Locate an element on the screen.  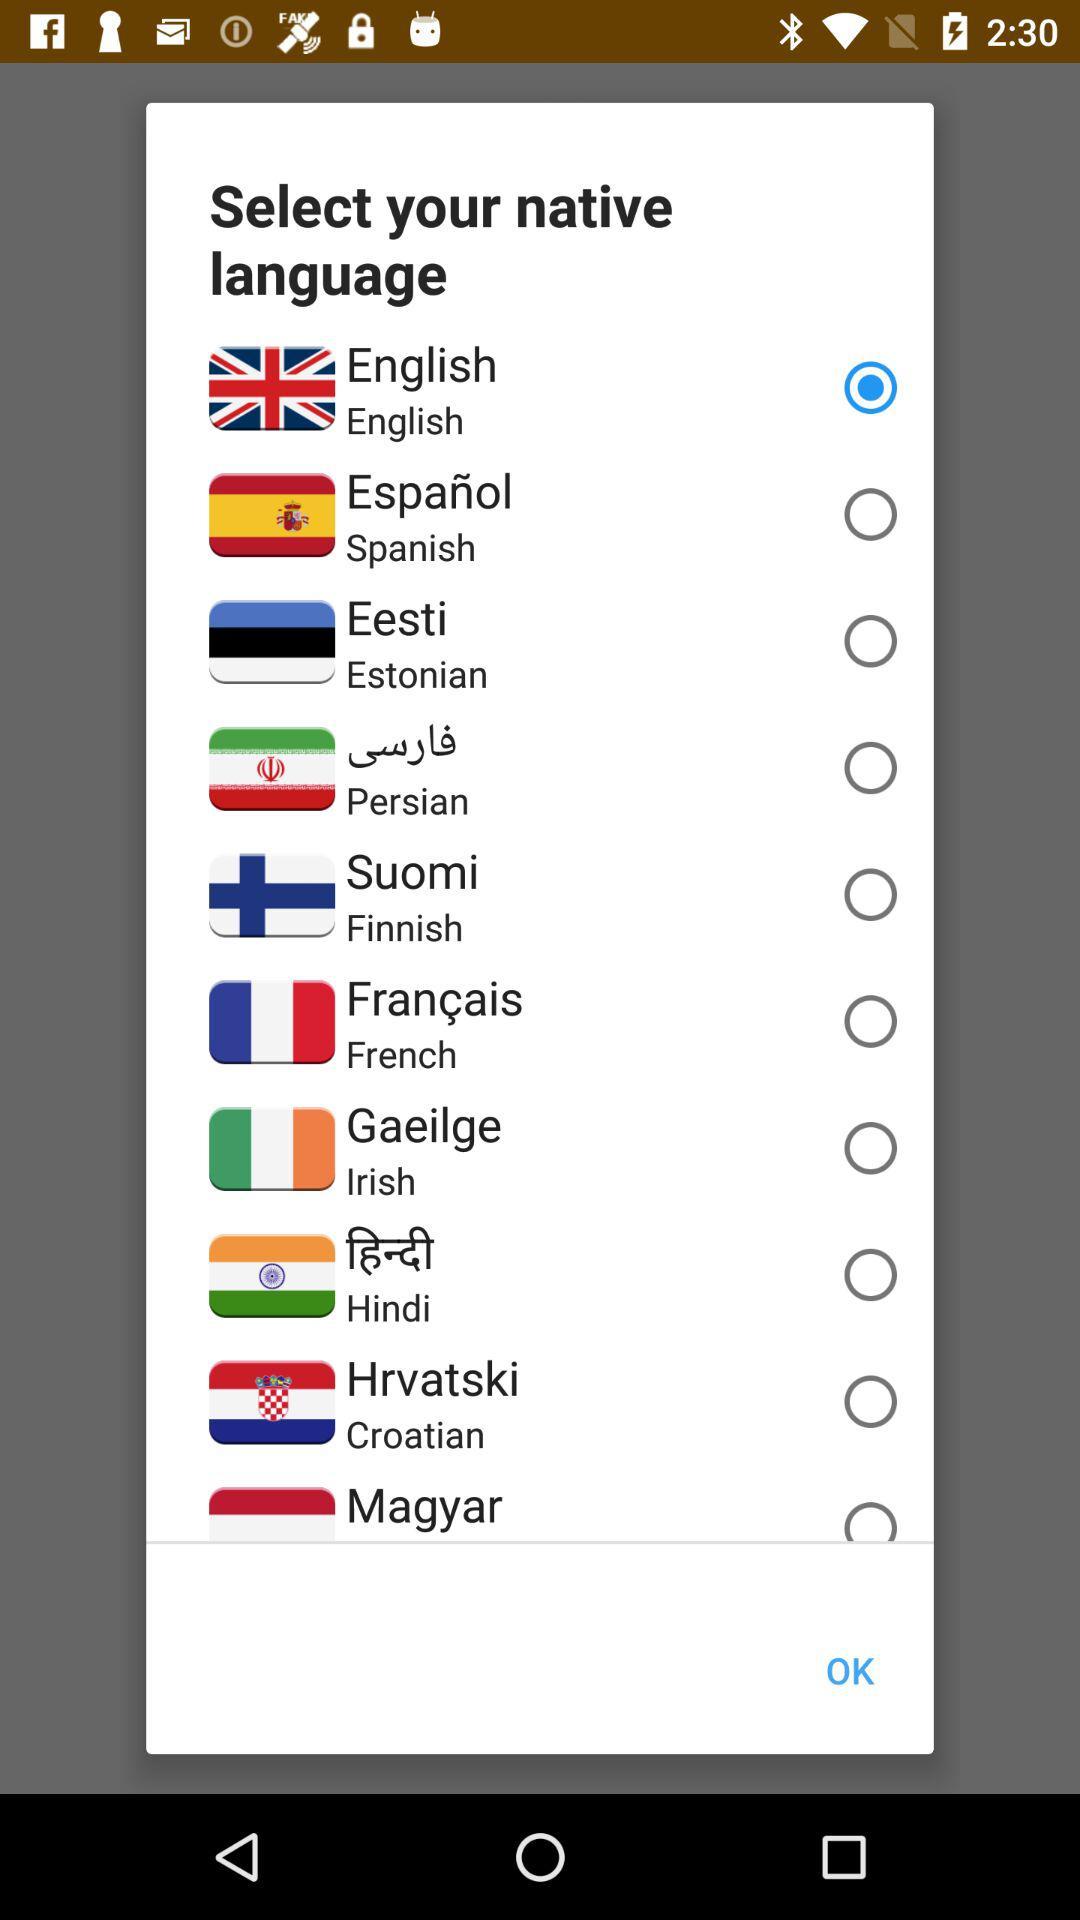
the item below the gaeilge app is located at coordinates (381, 1180).